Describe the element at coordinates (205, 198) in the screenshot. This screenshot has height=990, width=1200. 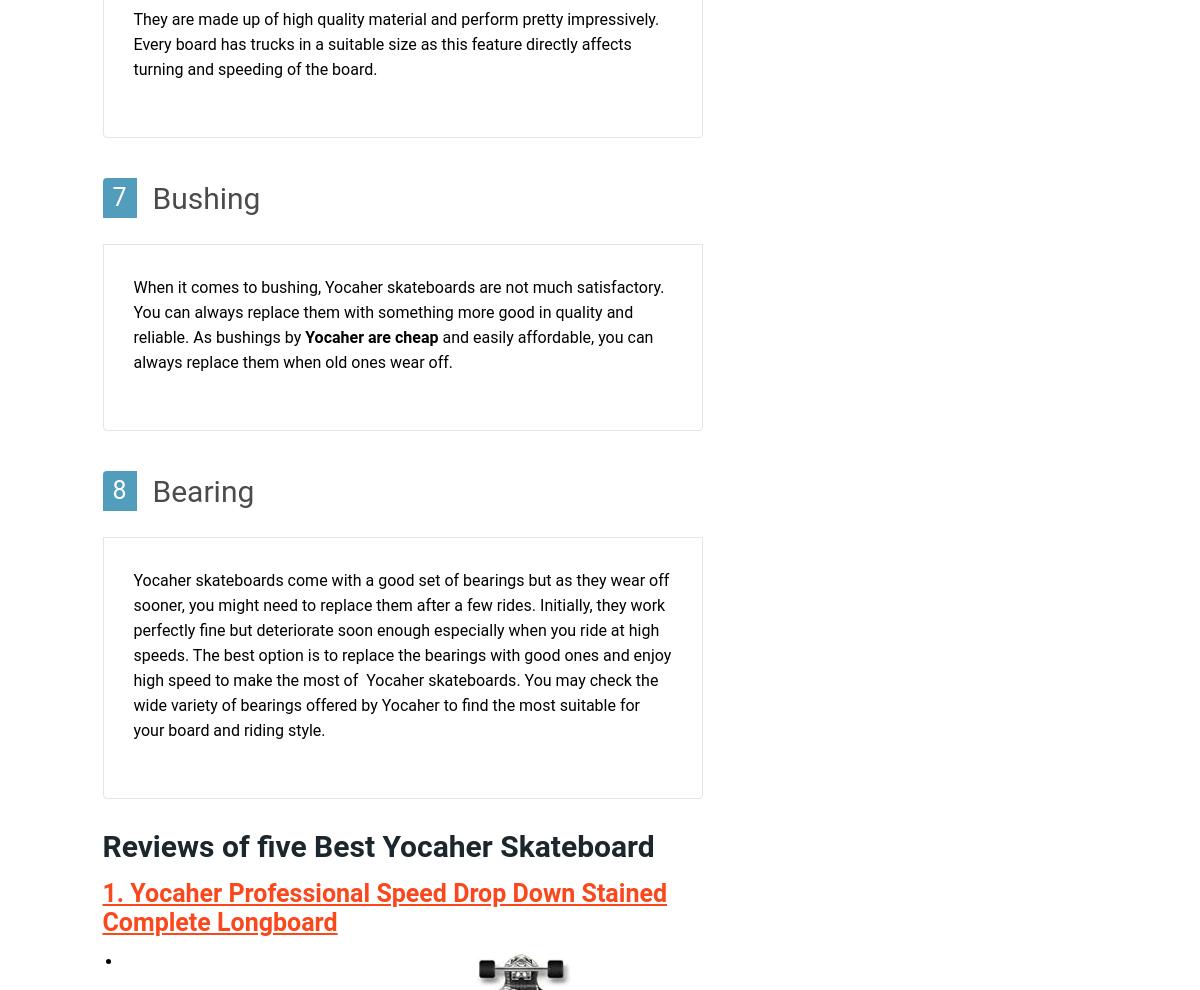
I see `'Bushing'` at that location.